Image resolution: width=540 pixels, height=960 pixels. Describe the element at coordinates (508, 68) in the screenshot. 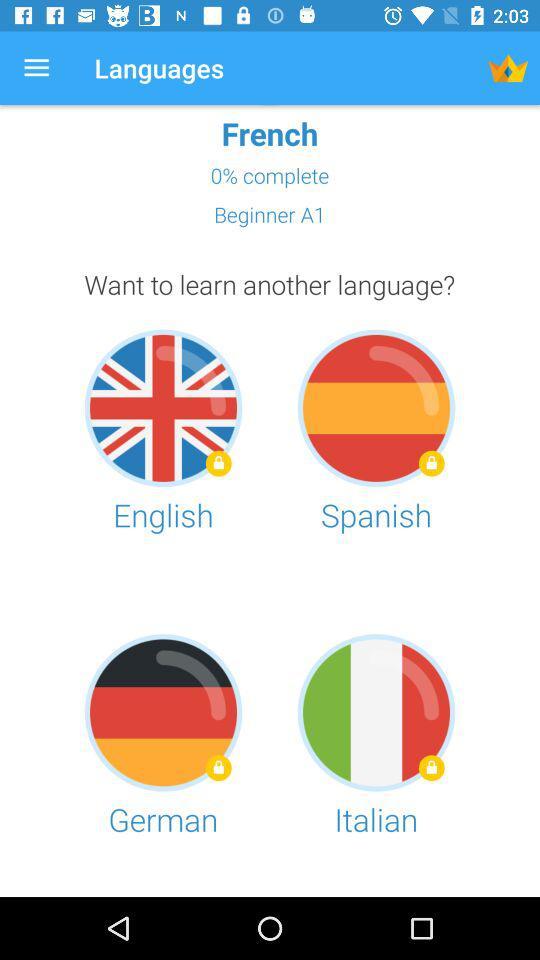

I see `app next to the languages item` at that location.